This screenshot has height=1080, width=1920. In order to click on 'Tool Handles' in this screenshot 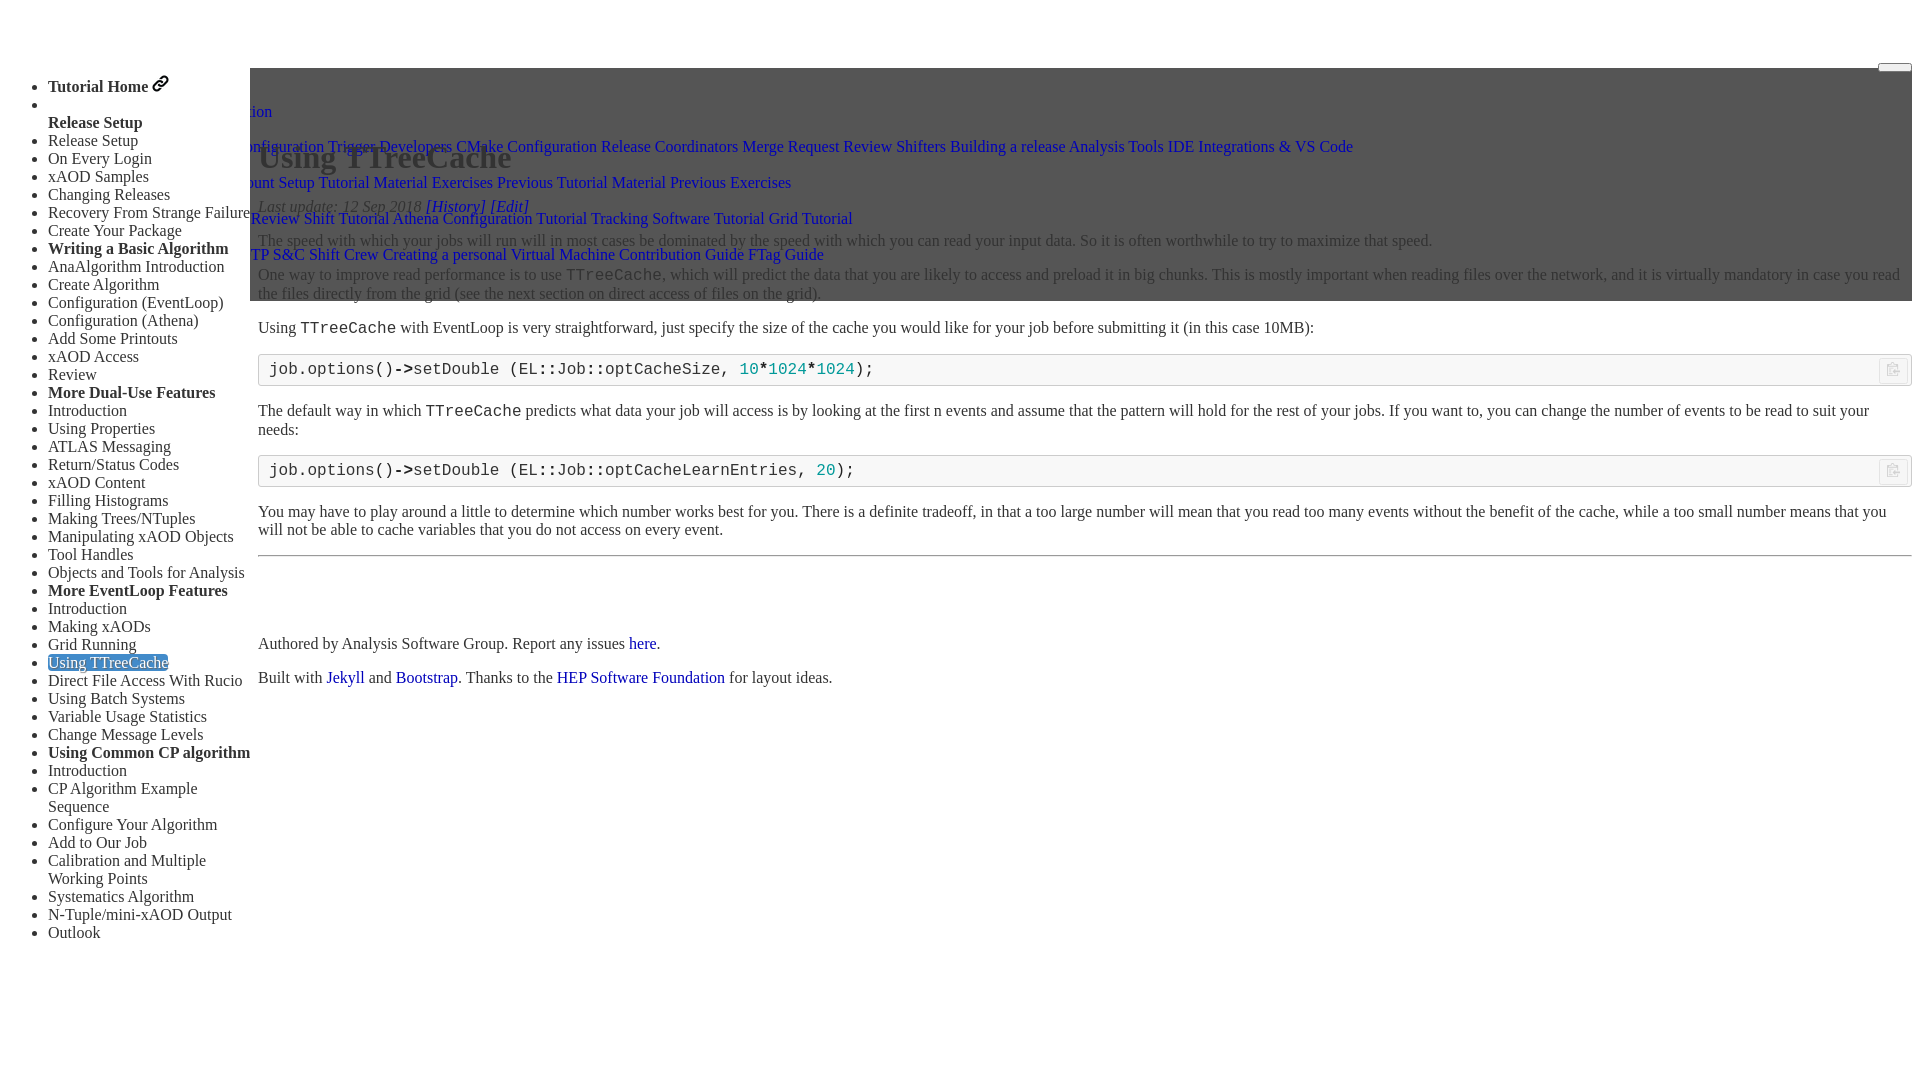, I will do `click(90, 554)`.